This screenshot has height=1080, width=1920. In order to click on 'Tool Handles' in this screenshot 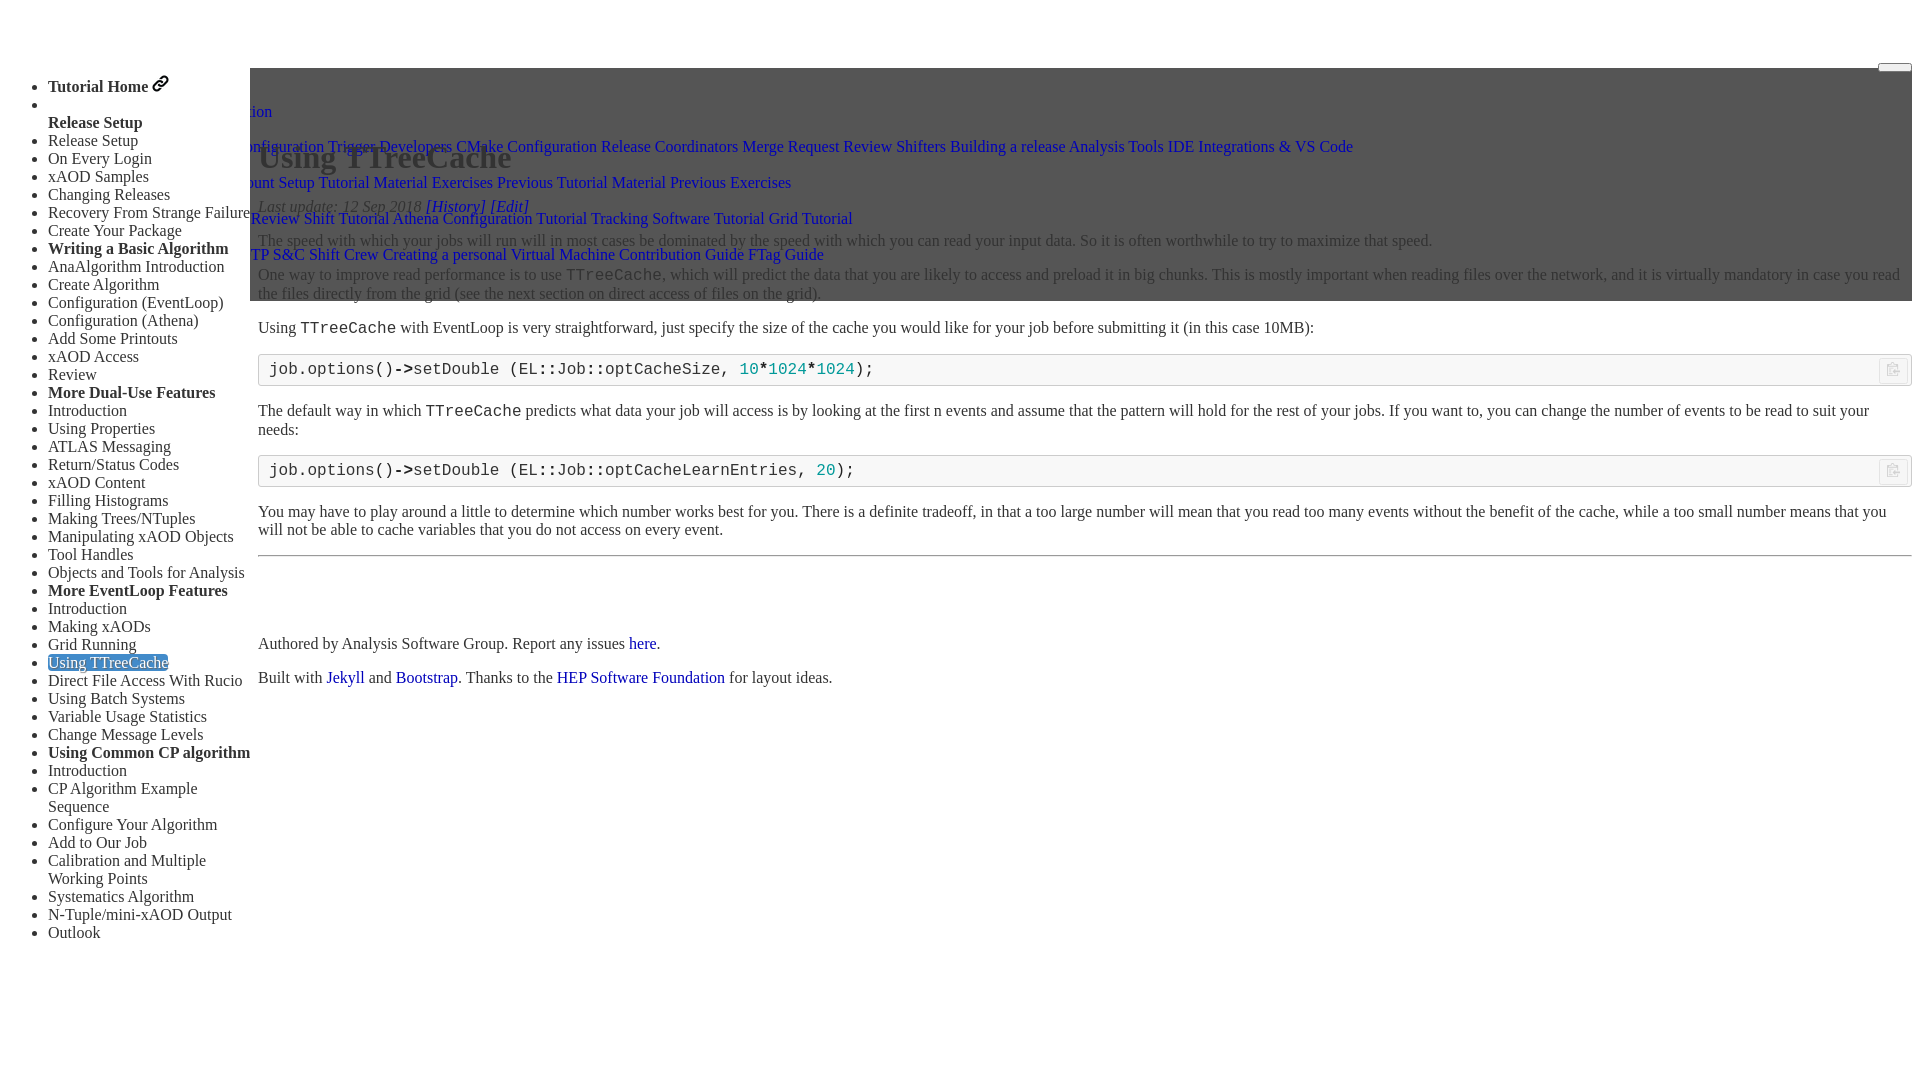, I will do `click(90, 554)`.